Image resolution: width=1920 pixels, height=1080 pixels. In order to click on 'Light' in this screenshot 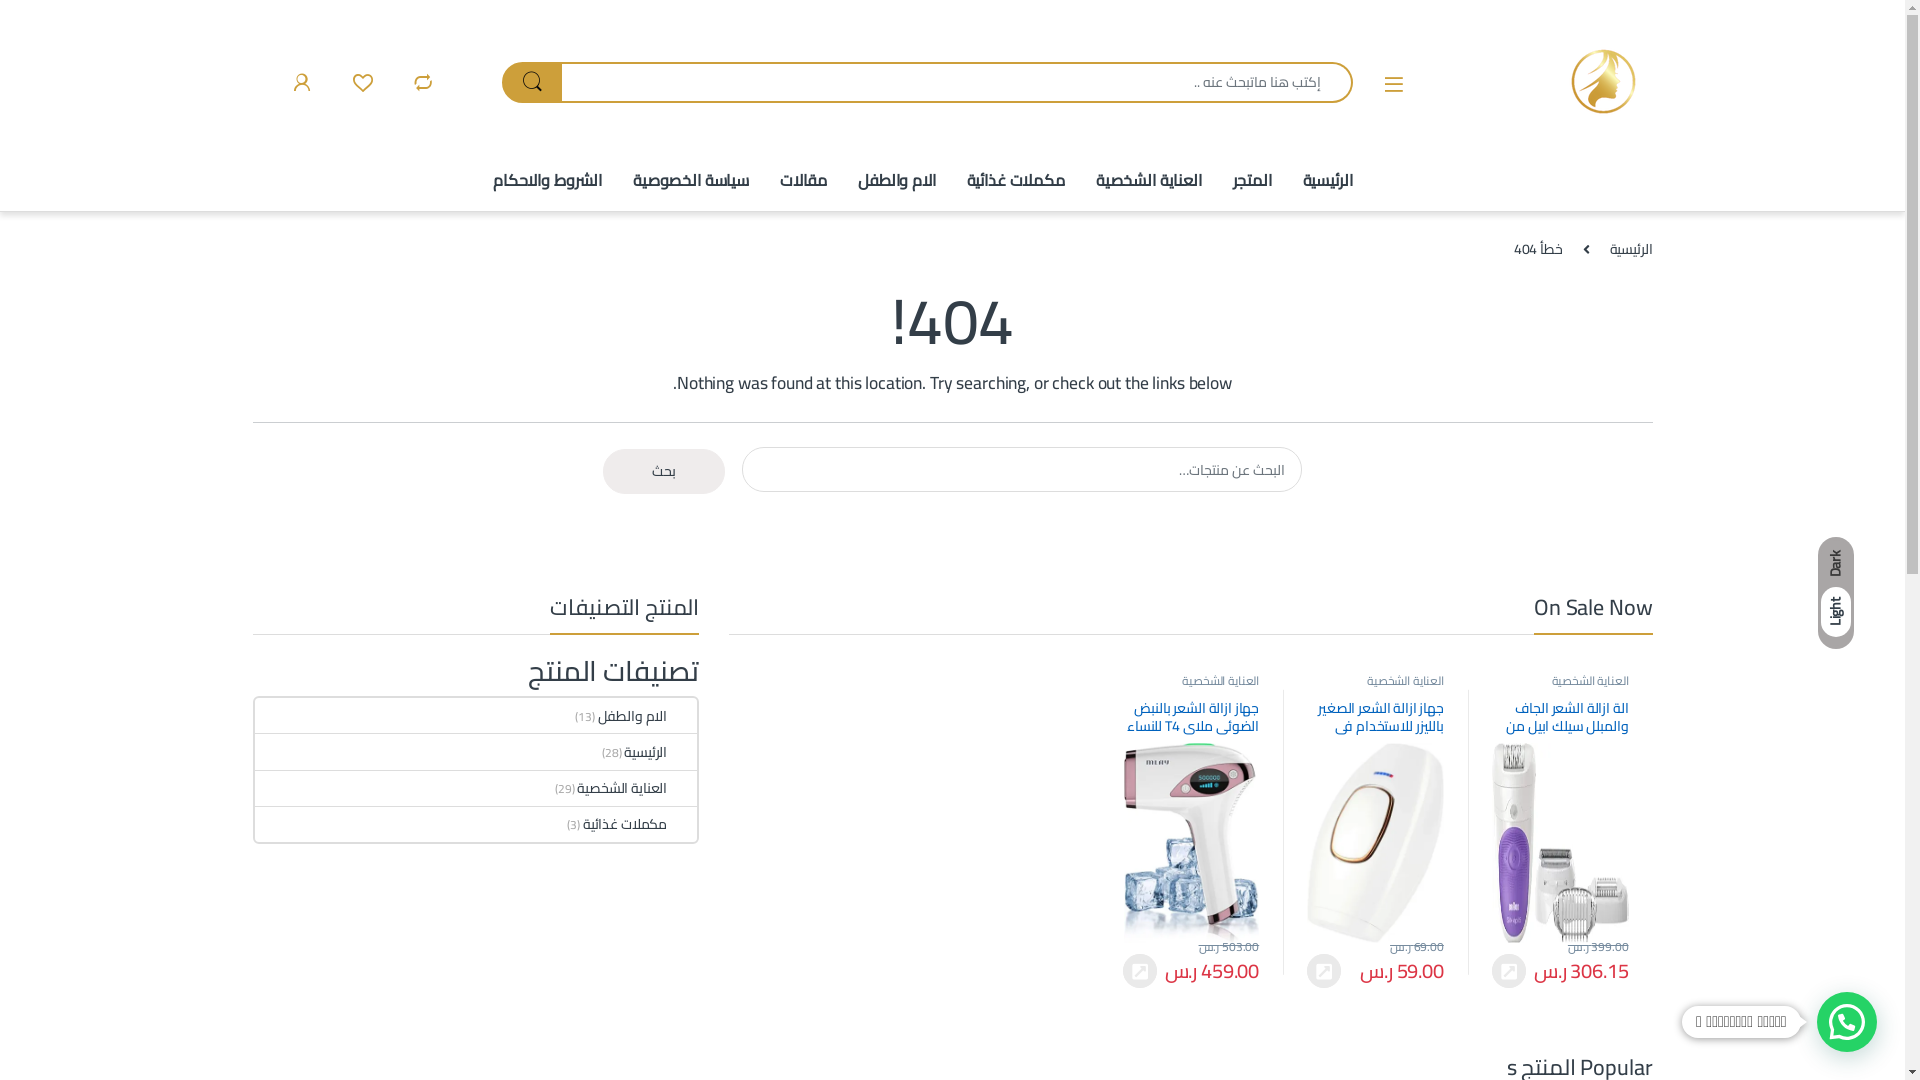, I will do `click(1836, 610)`.